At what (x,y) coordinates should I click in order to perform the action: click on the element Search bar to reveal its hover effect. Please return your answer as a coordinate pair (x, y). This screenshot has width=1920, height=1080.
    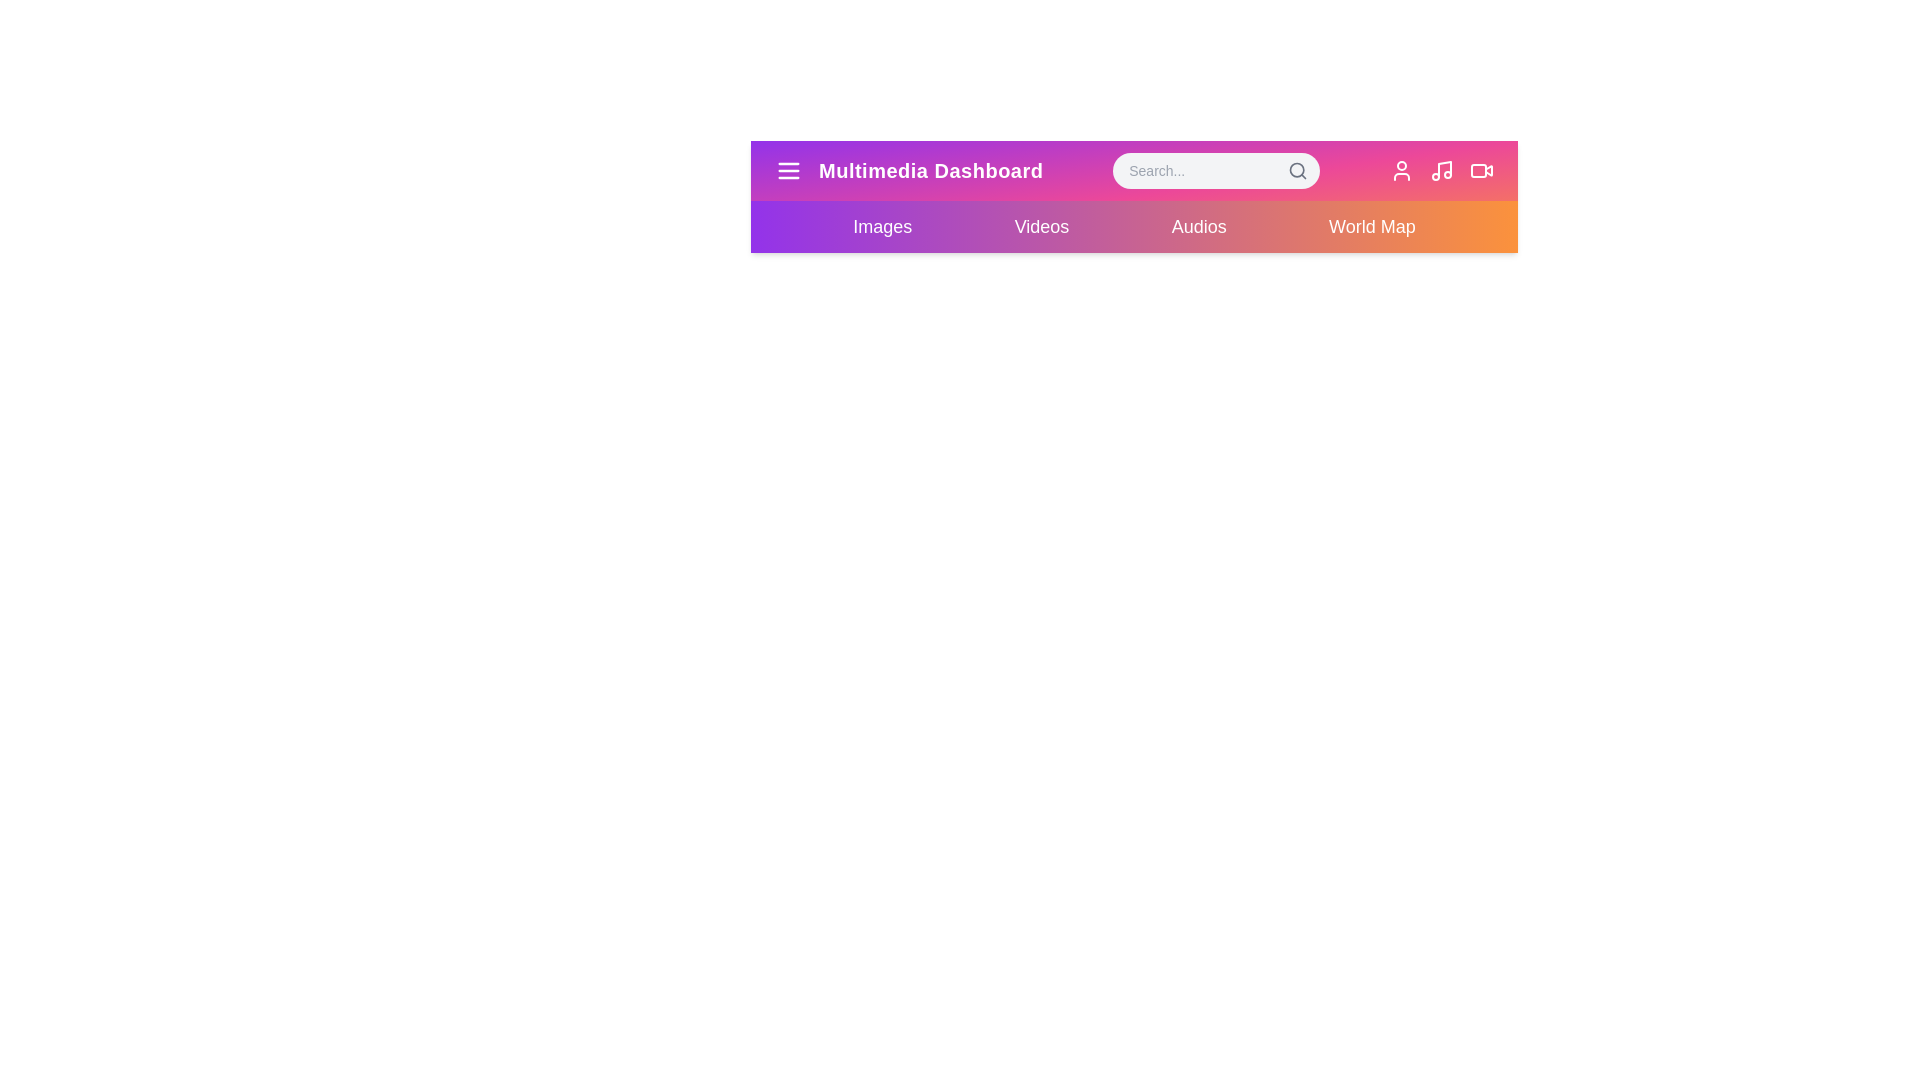
    Looking at the image, I should click on (1214, 169).